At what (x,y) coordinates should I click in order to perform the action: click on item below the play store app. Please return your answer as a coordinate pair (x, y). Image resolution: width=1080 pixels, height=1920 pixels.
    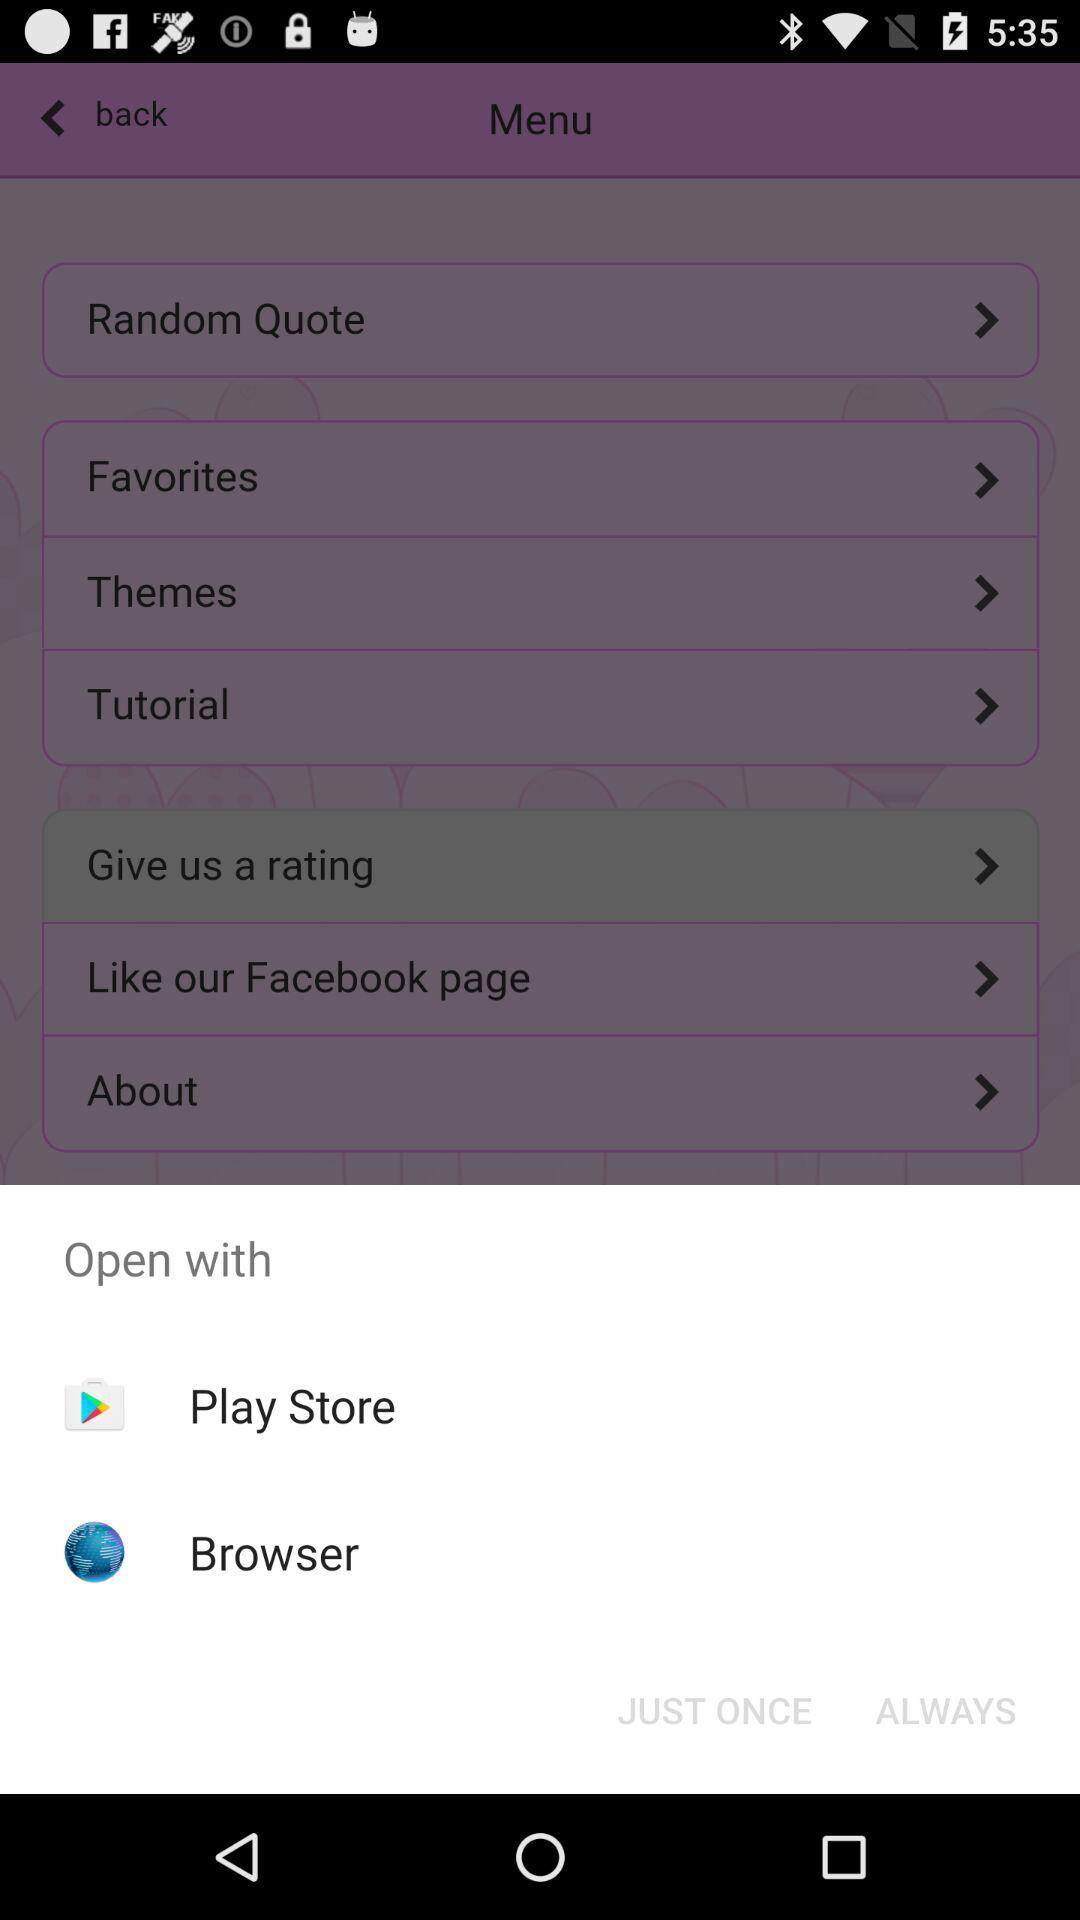
    Looking at the image, I should click on (274, 1551).